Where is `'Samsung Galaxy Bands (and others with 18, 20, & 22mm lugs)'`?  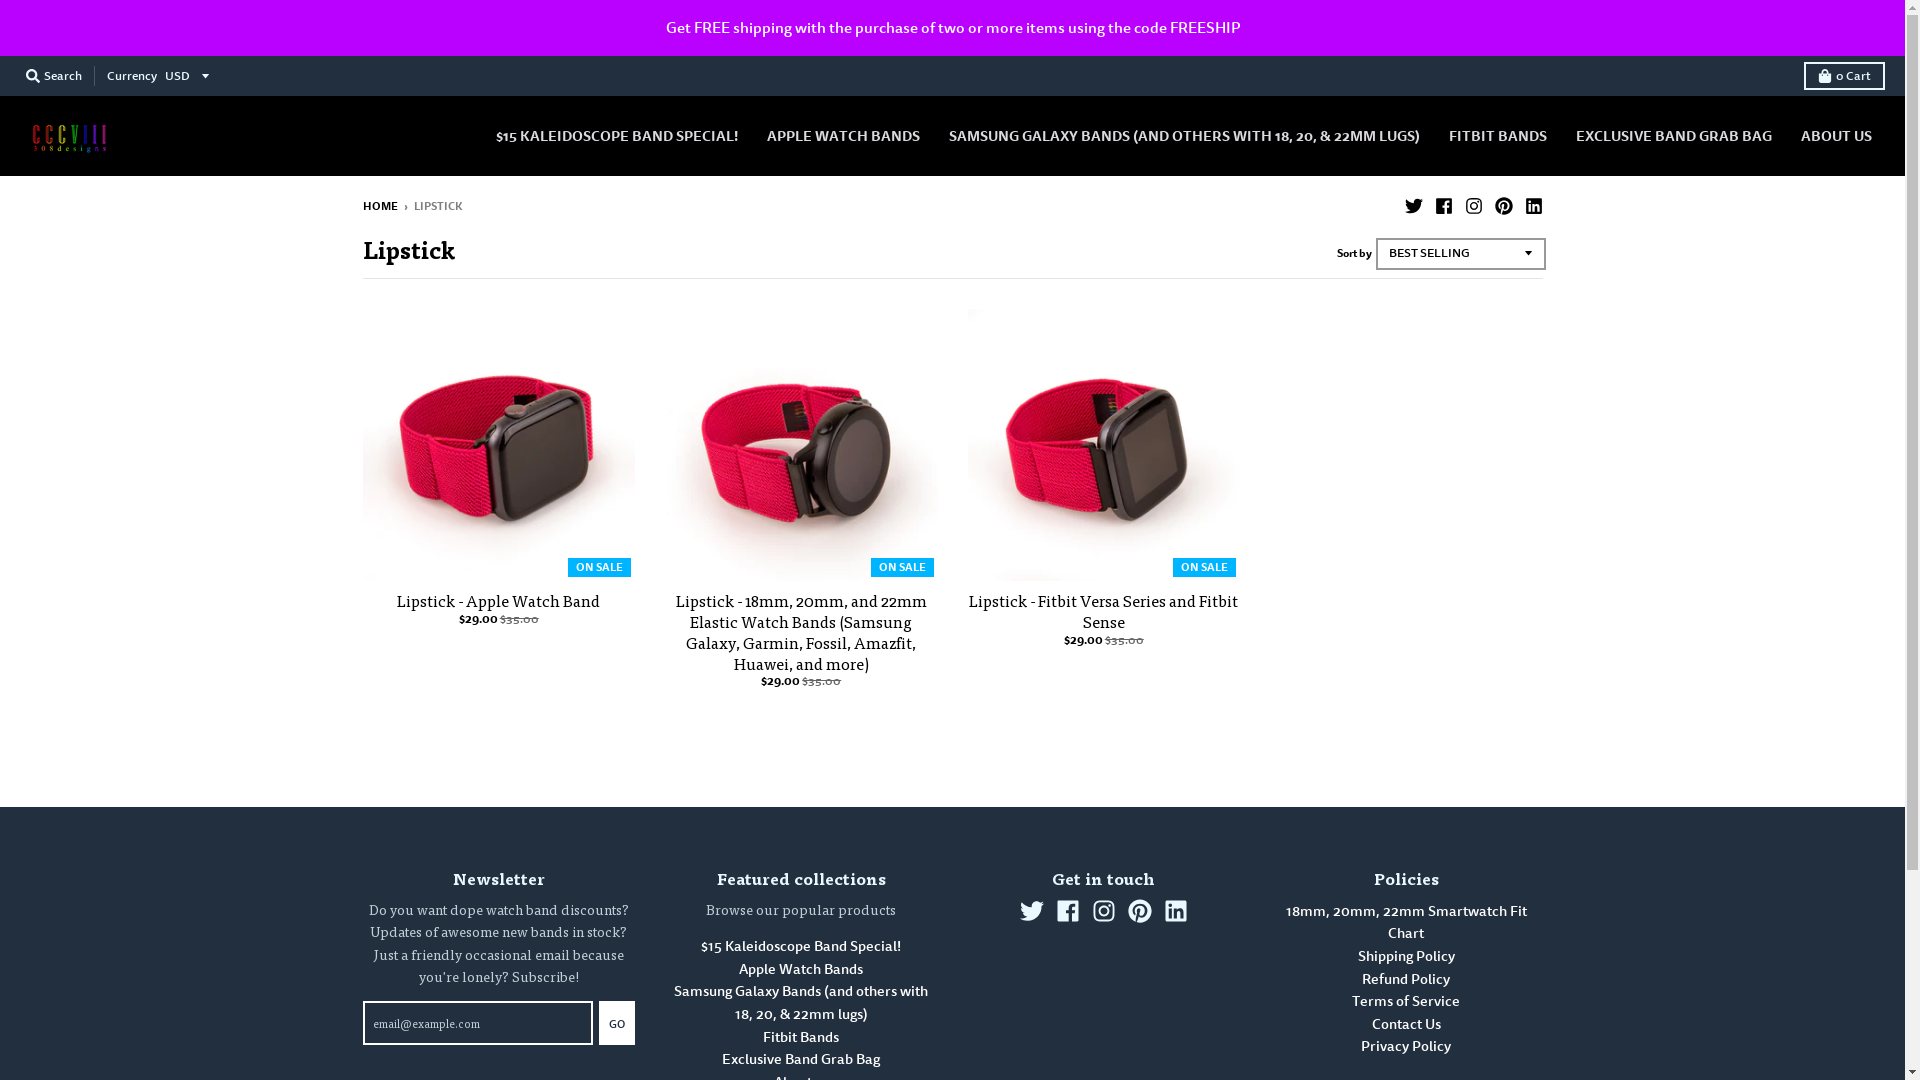 'Samsung Galaxy Bands (and others with 18, 20, & 22mm lugs)' is located at coordinates (673, 1002).